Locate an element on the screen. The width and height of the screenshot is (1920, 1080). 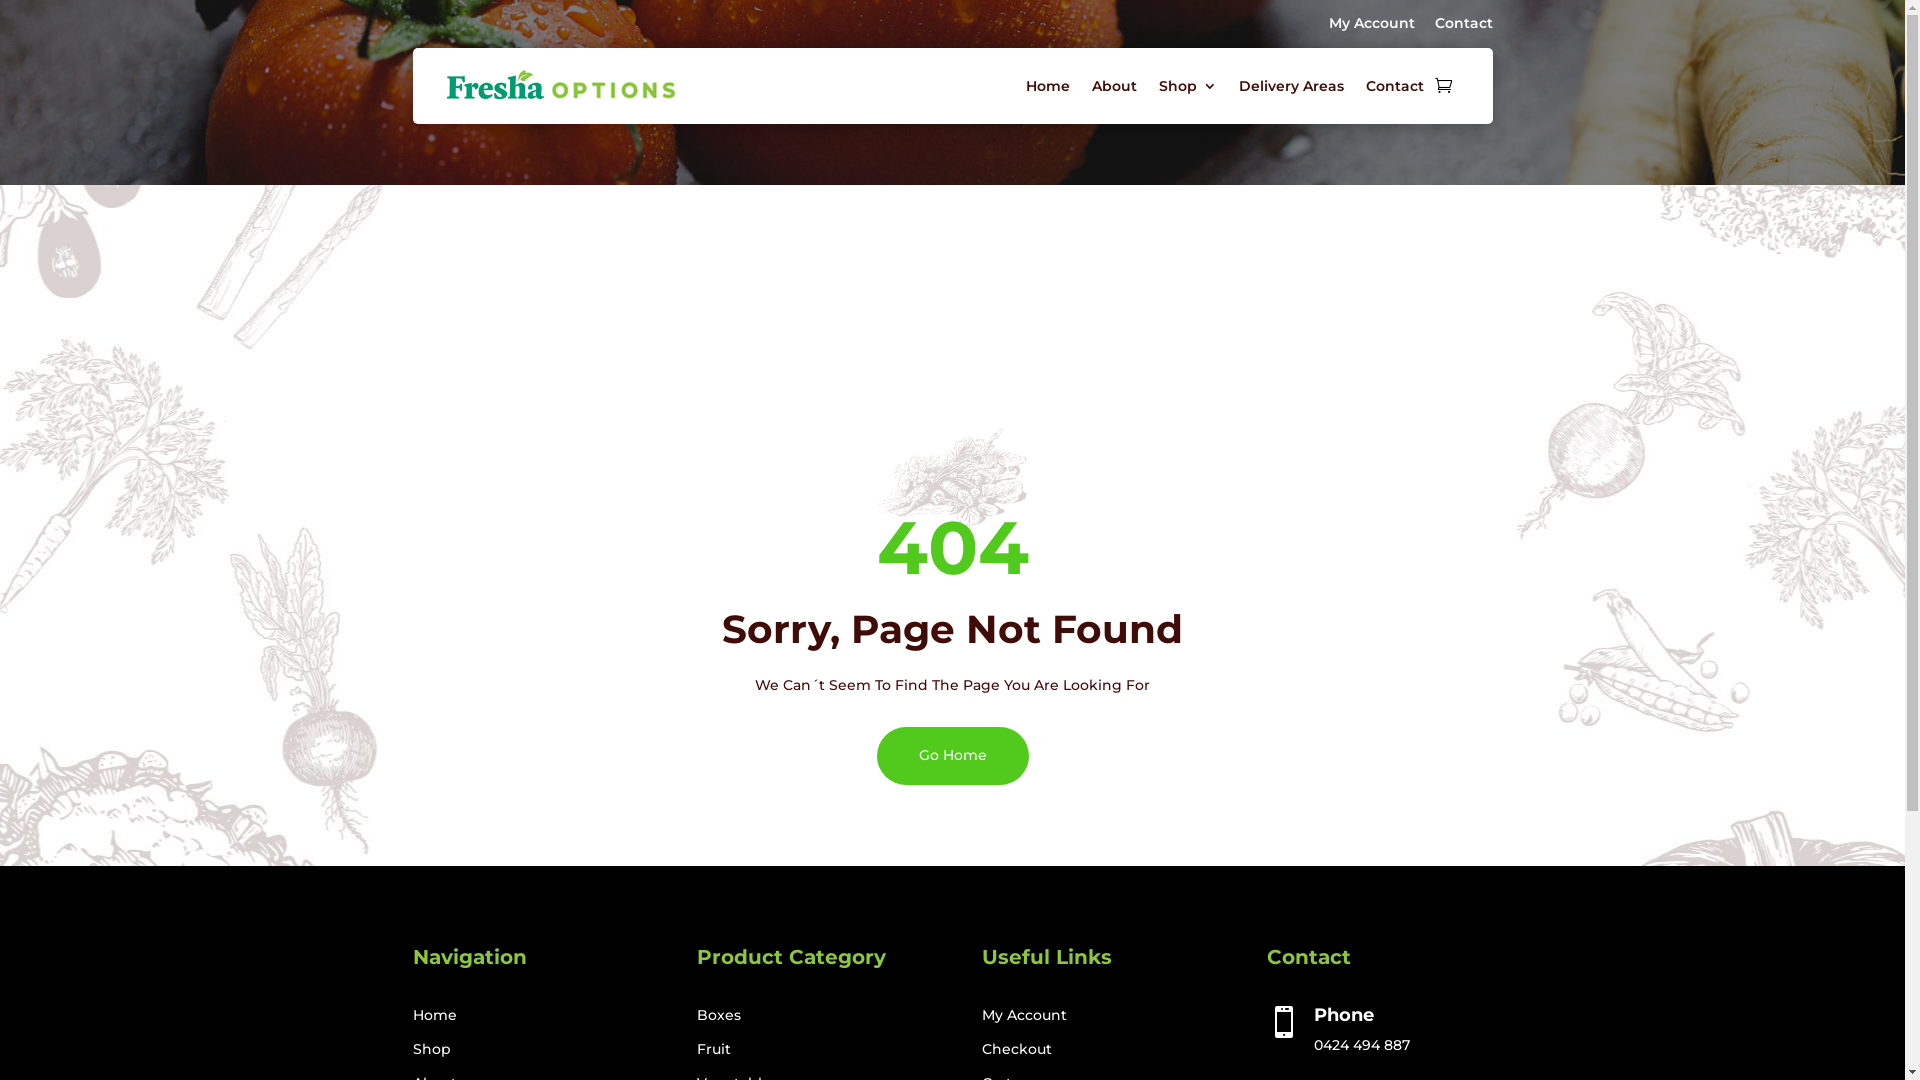
'Contact' is located at coordinates (1394, 84).